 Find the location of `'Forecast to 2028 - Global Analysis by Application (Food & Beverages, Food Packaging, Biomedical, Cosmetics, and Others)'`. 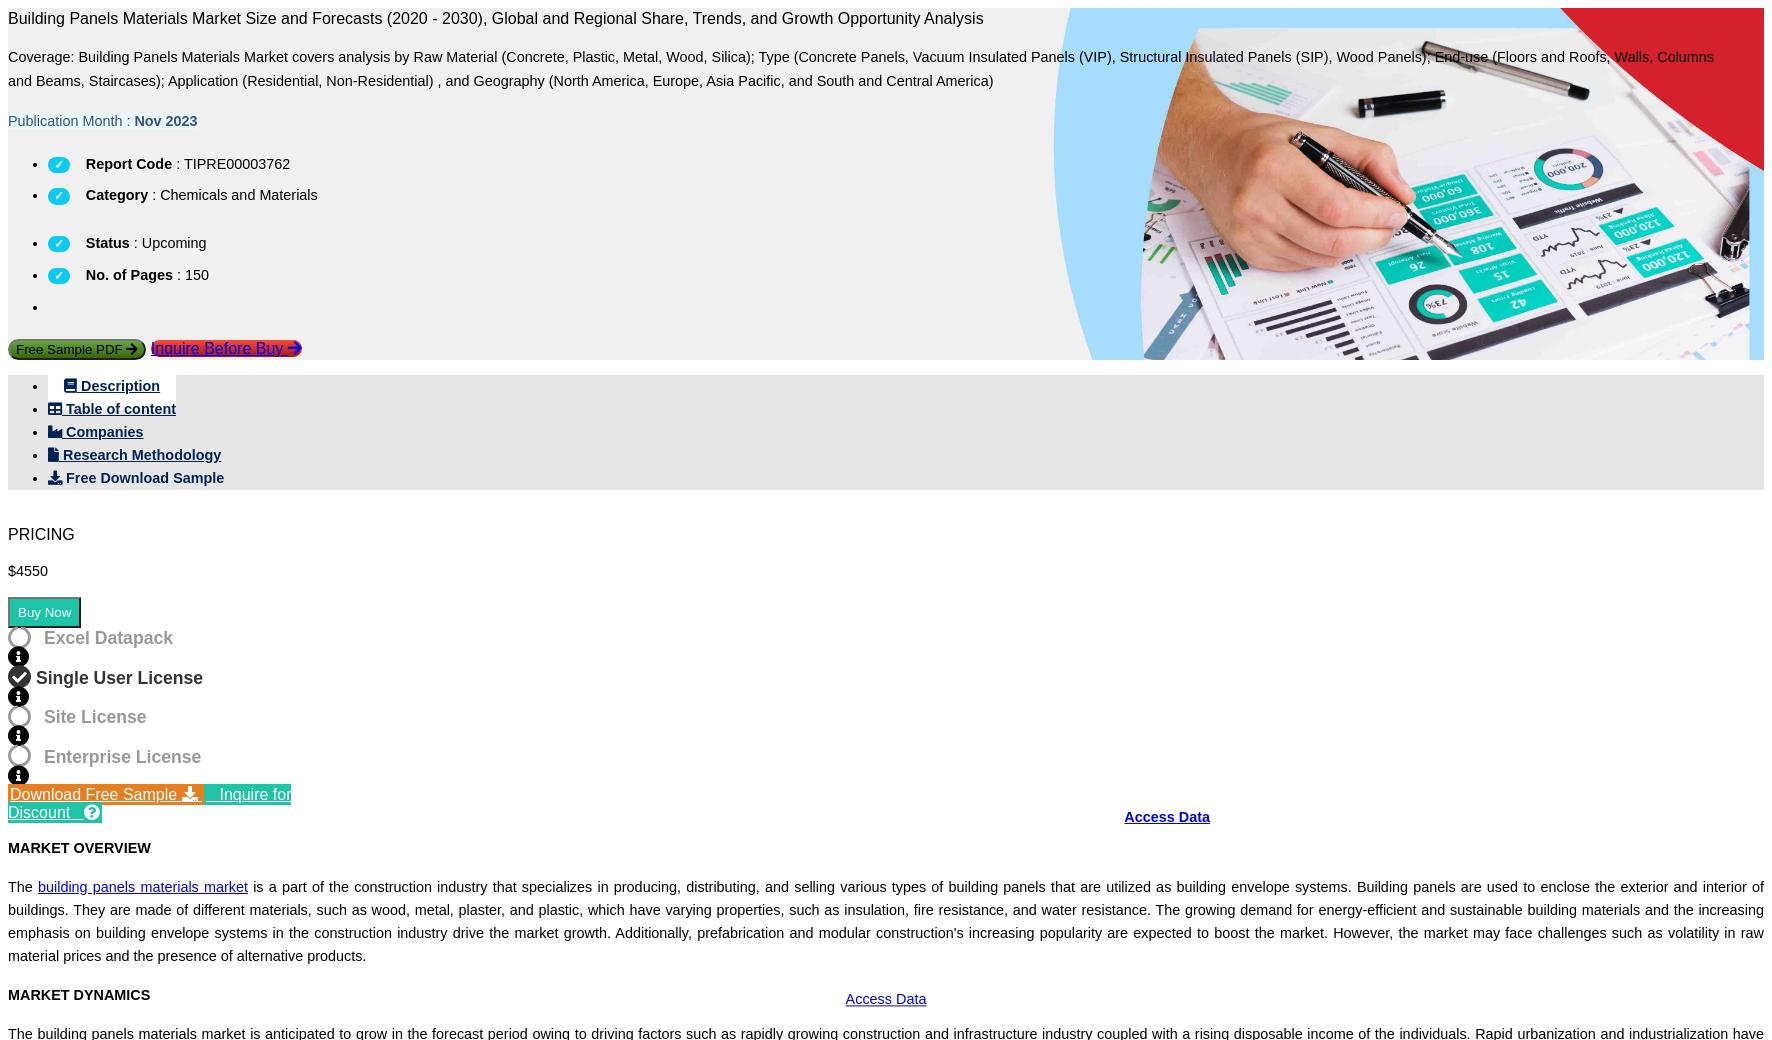

'Forecast to 2028 - Global Analysis by Application (Food & Beverages, Food Packaging, Biomedical, Cosmetics, and Others)' is located at coordinates (402, 406).